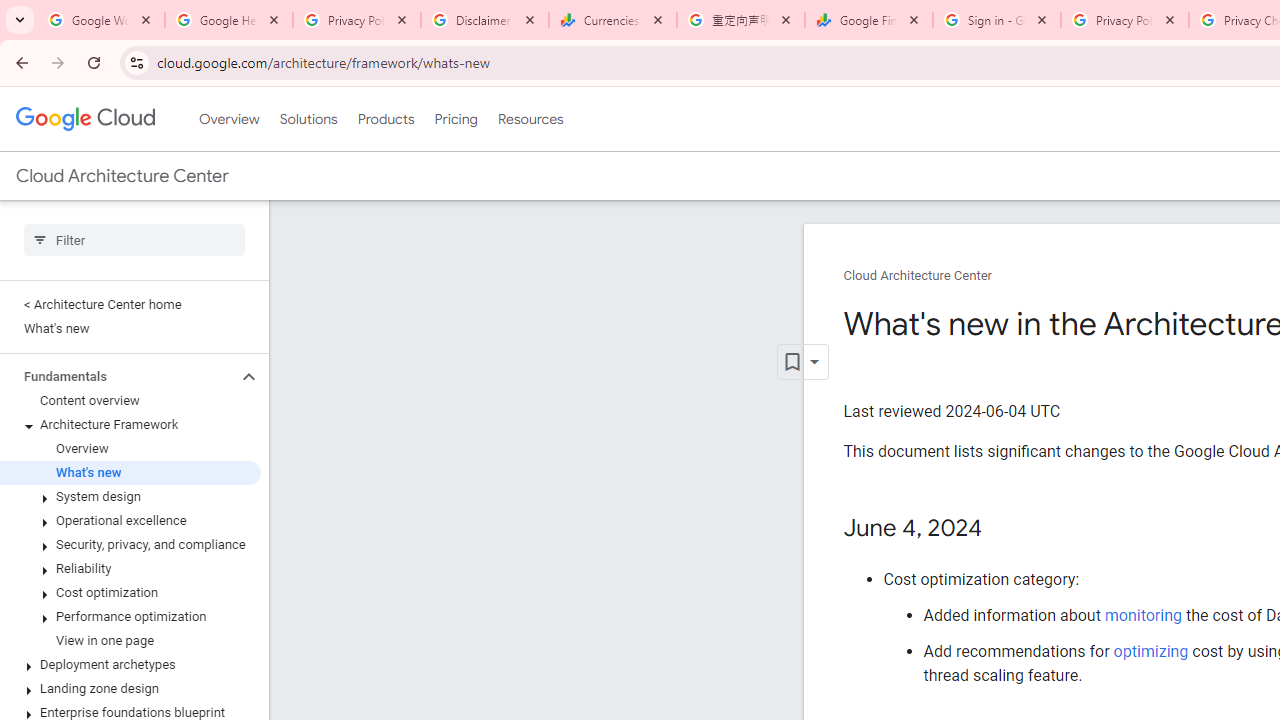  Describe the element at coordinates (129, 545) in the screenshot. I see `'Security, privacy, and compliance'` at that location.